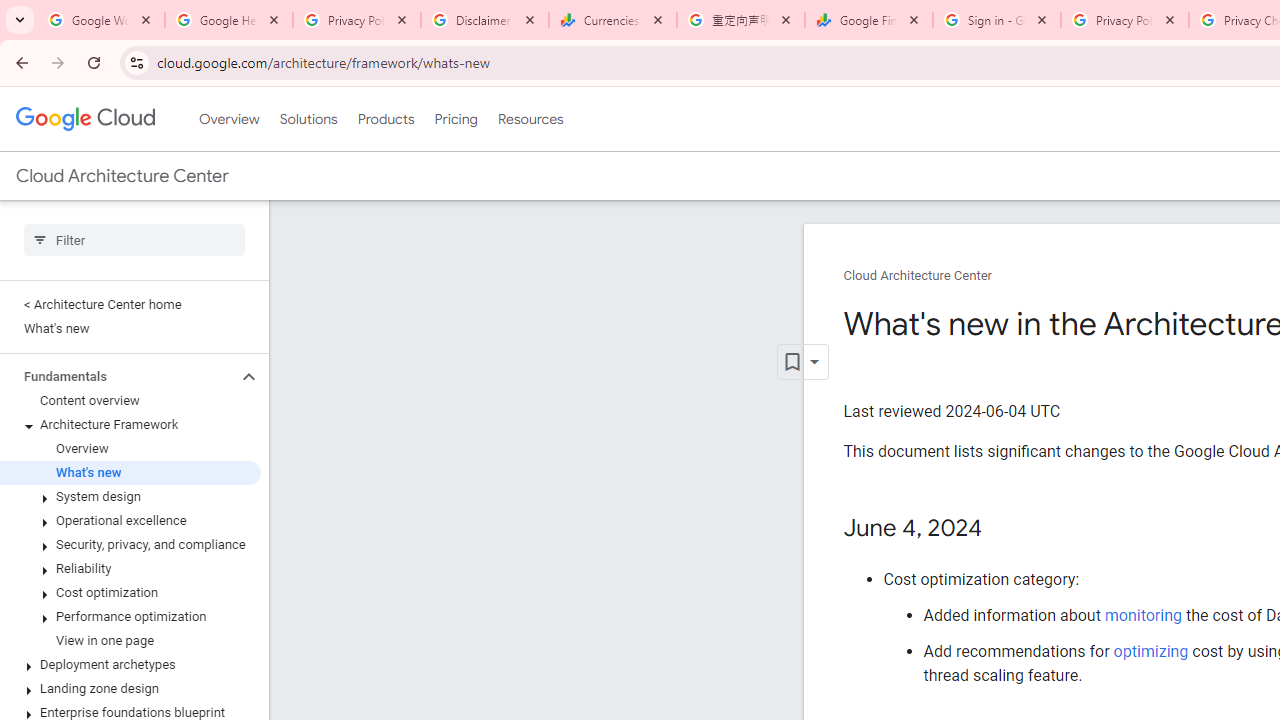  Describe the element at coordinates (129, 545) in the screenshot. I see `'Security, privacy, and compliance'` at that location.